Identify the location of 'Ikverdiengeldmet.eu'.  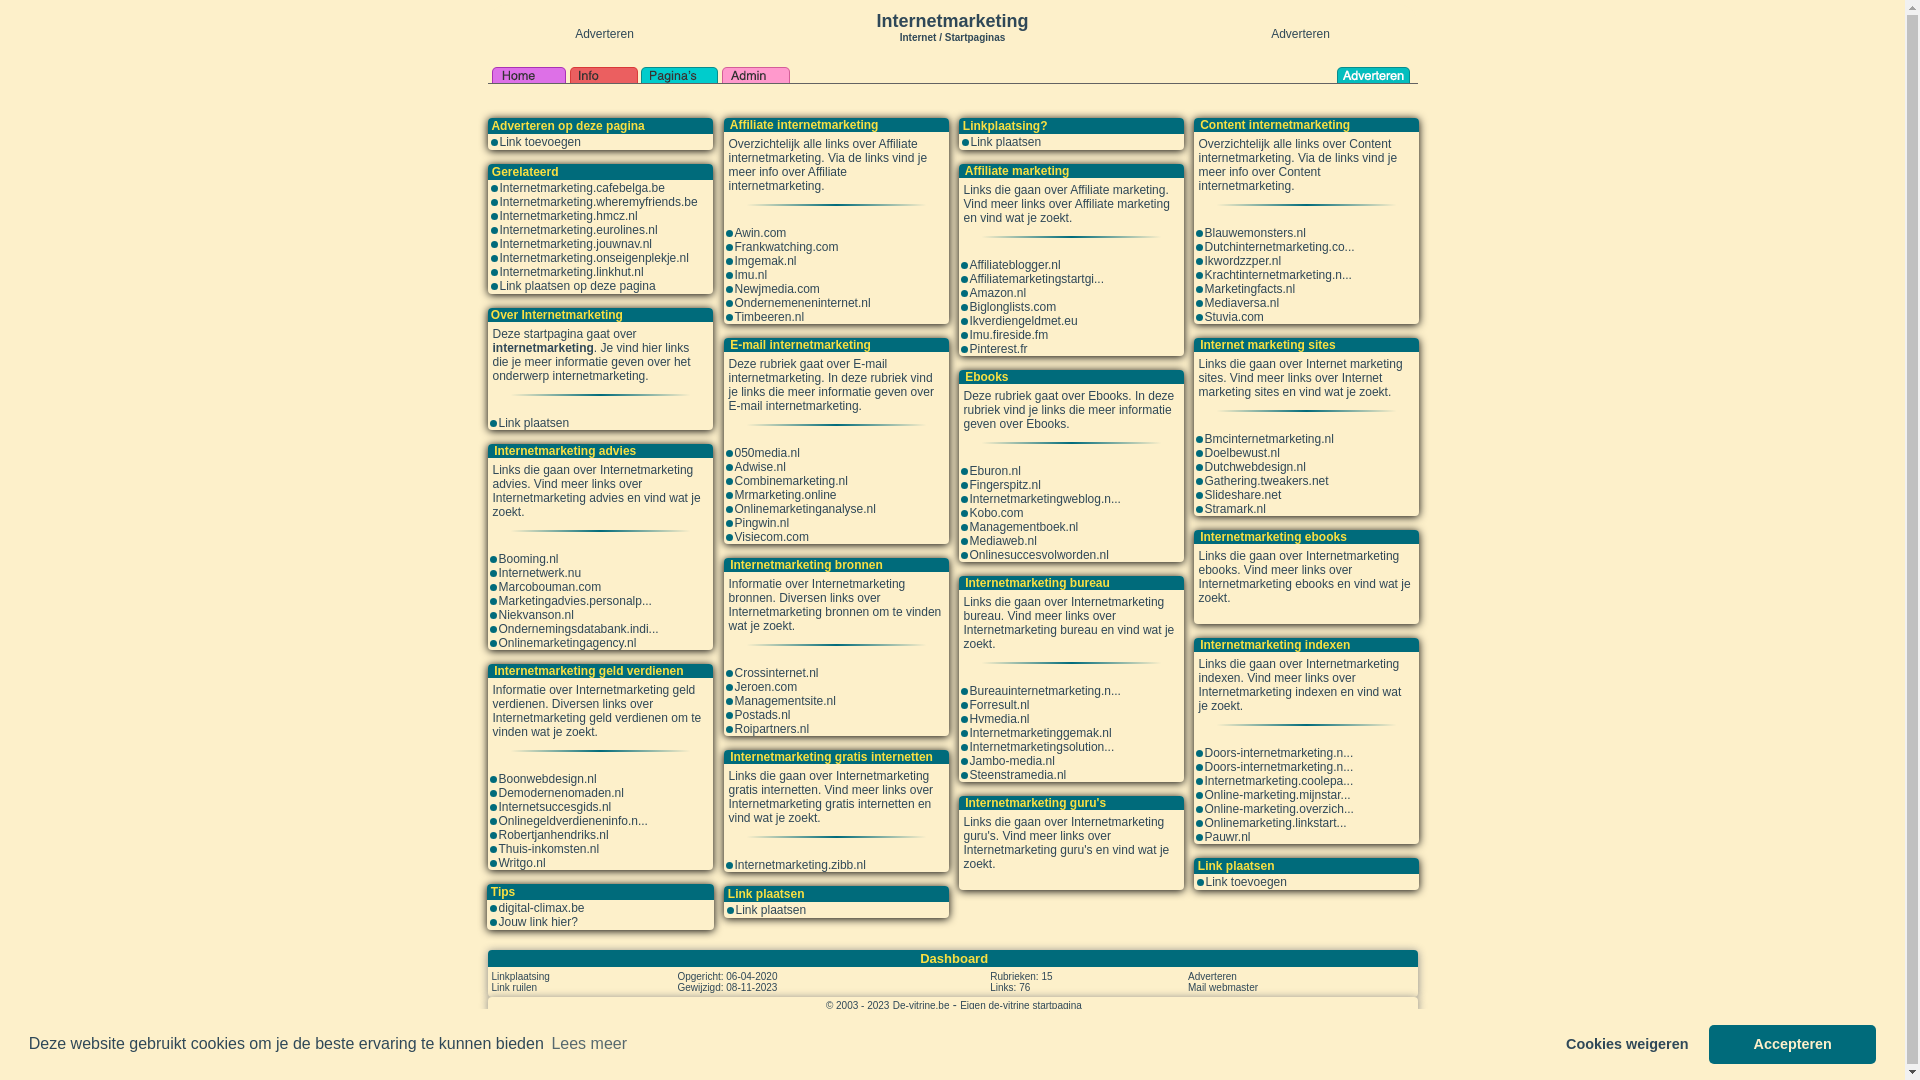
(1023, 319).